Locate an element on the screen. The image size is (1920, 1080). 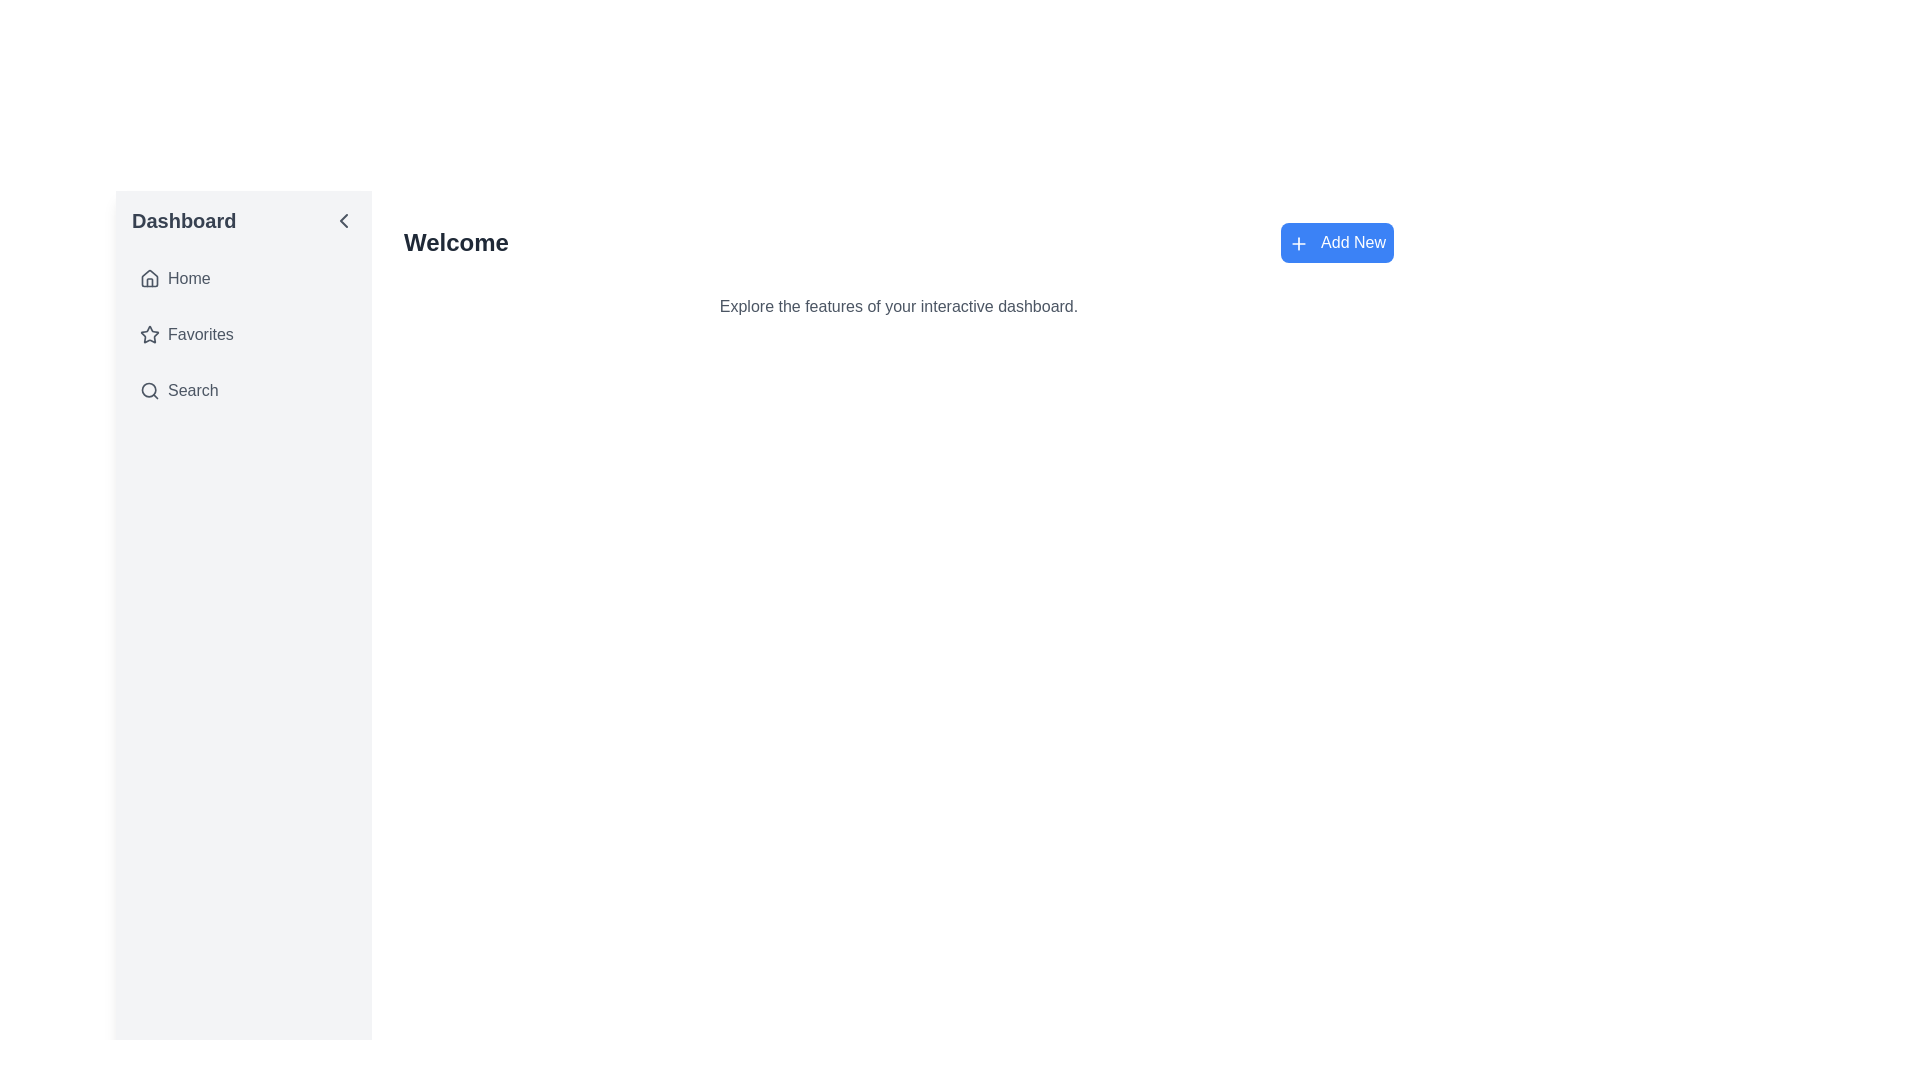
text label indicating the 'Favorites' menu item in the vertical navigation menu, which is located below the 'Home' item and above the 'Search' item is located at coordinates (200, 334).